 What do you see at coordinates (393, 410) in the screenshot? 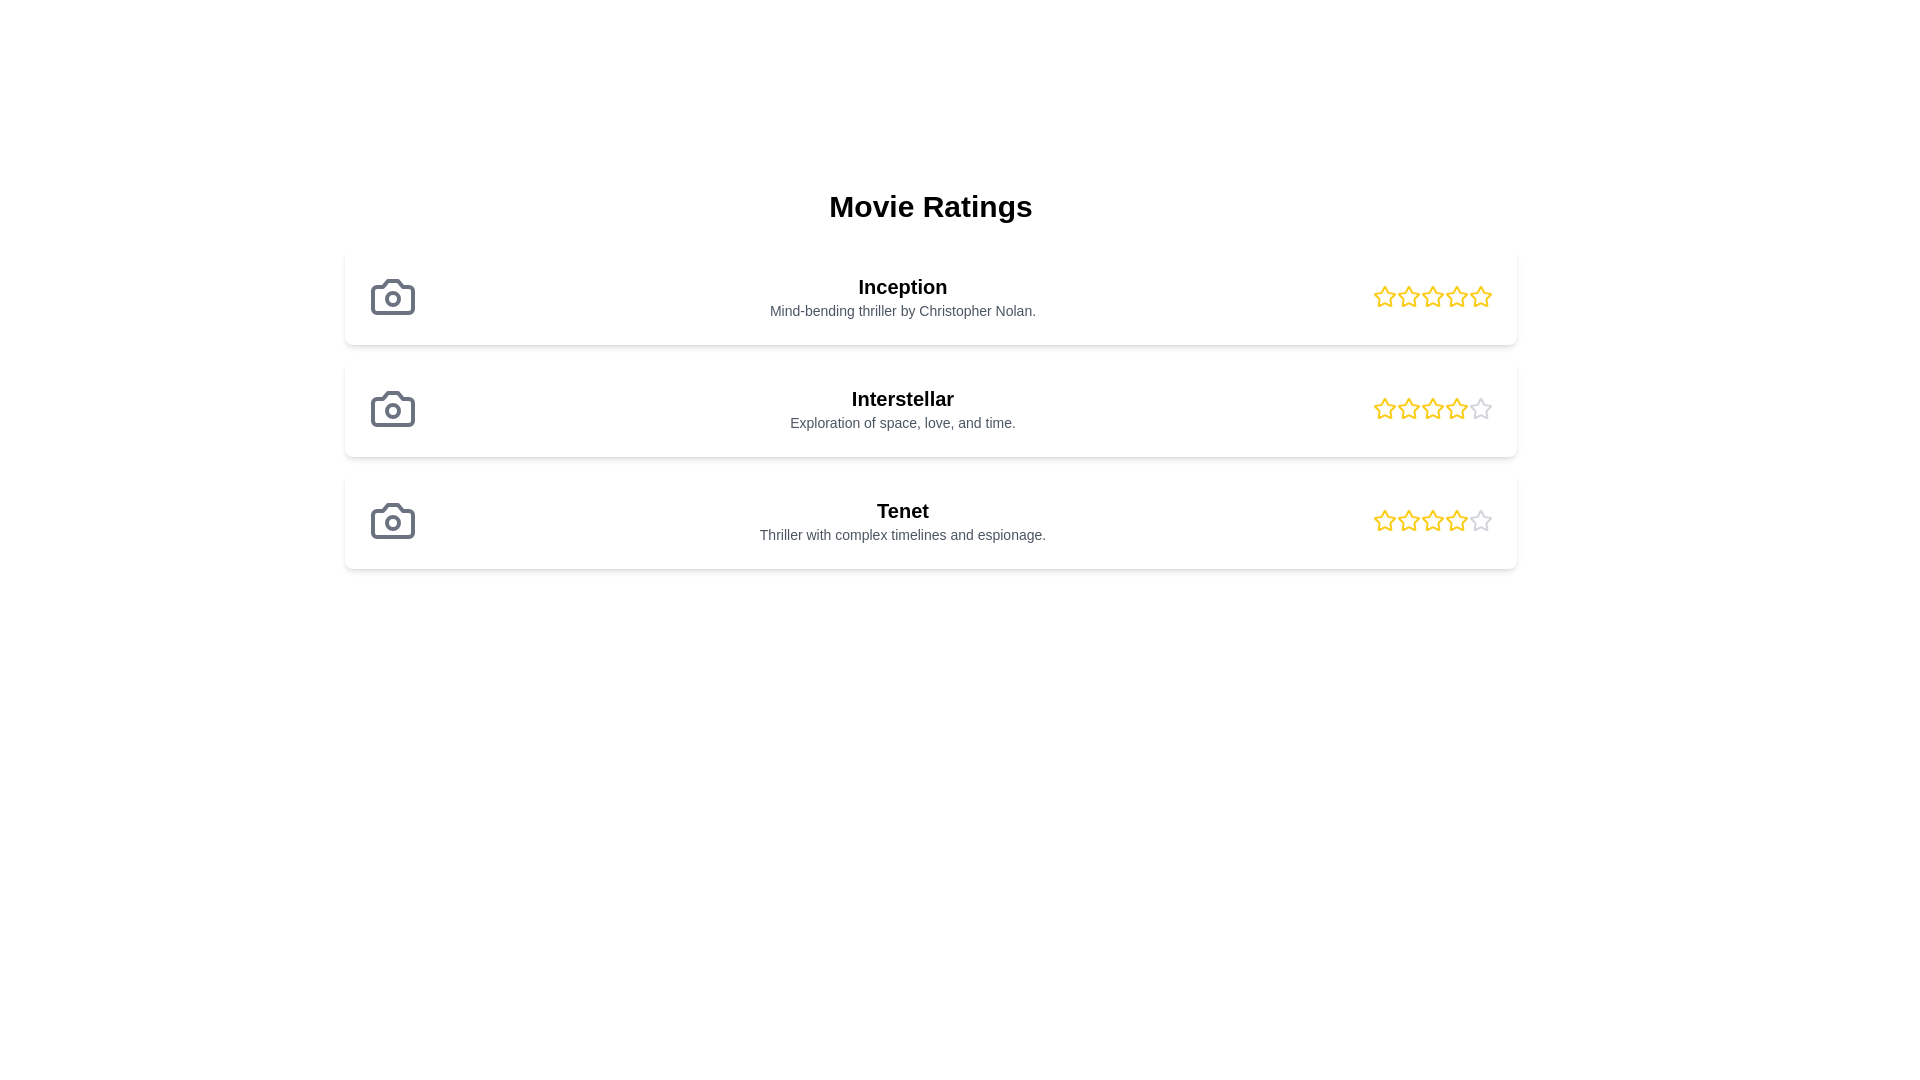
I see `the decorative circle element that is part of the second camera icon in the vertical list, located to the left of the entry labeled 'Interstellar'` at bounding box center [393, 410].